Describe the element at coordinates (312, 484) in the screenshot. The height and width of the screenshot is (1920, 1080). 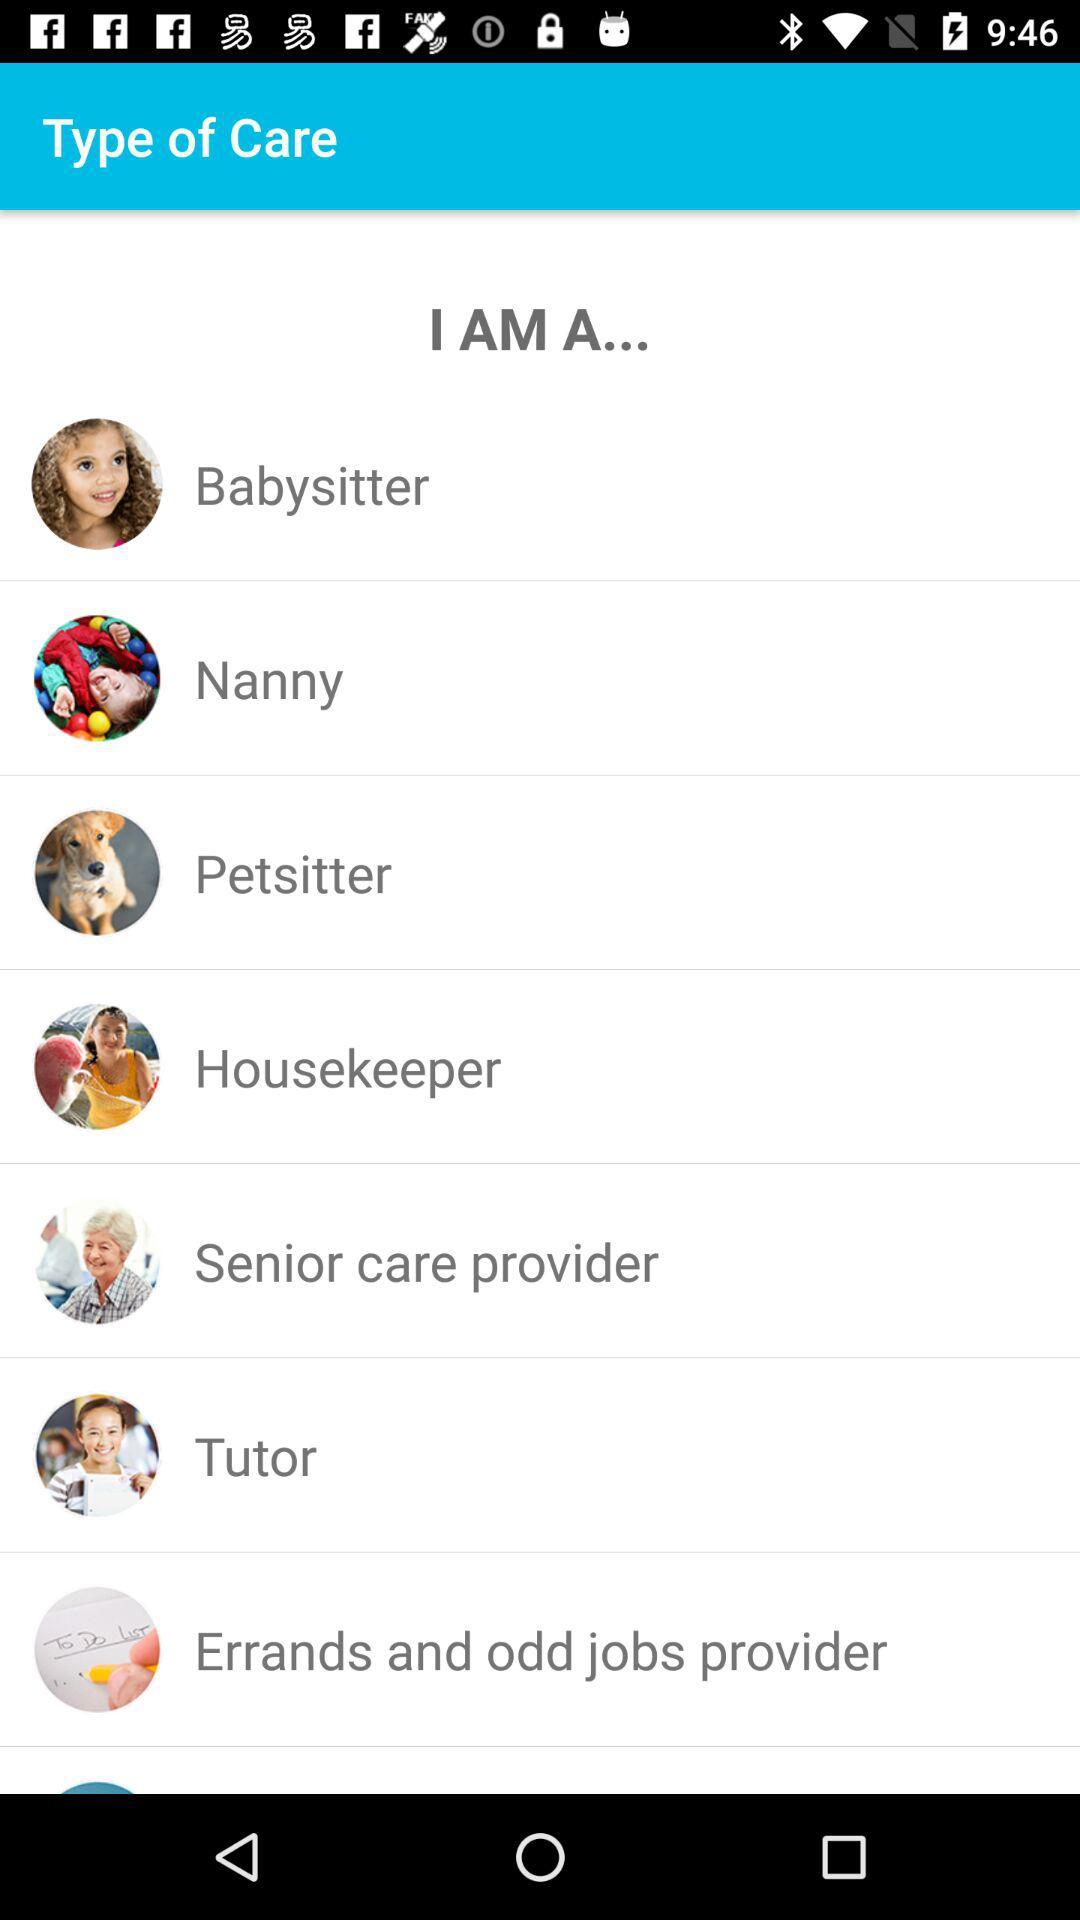
I see `item below the i am a...` at that location.